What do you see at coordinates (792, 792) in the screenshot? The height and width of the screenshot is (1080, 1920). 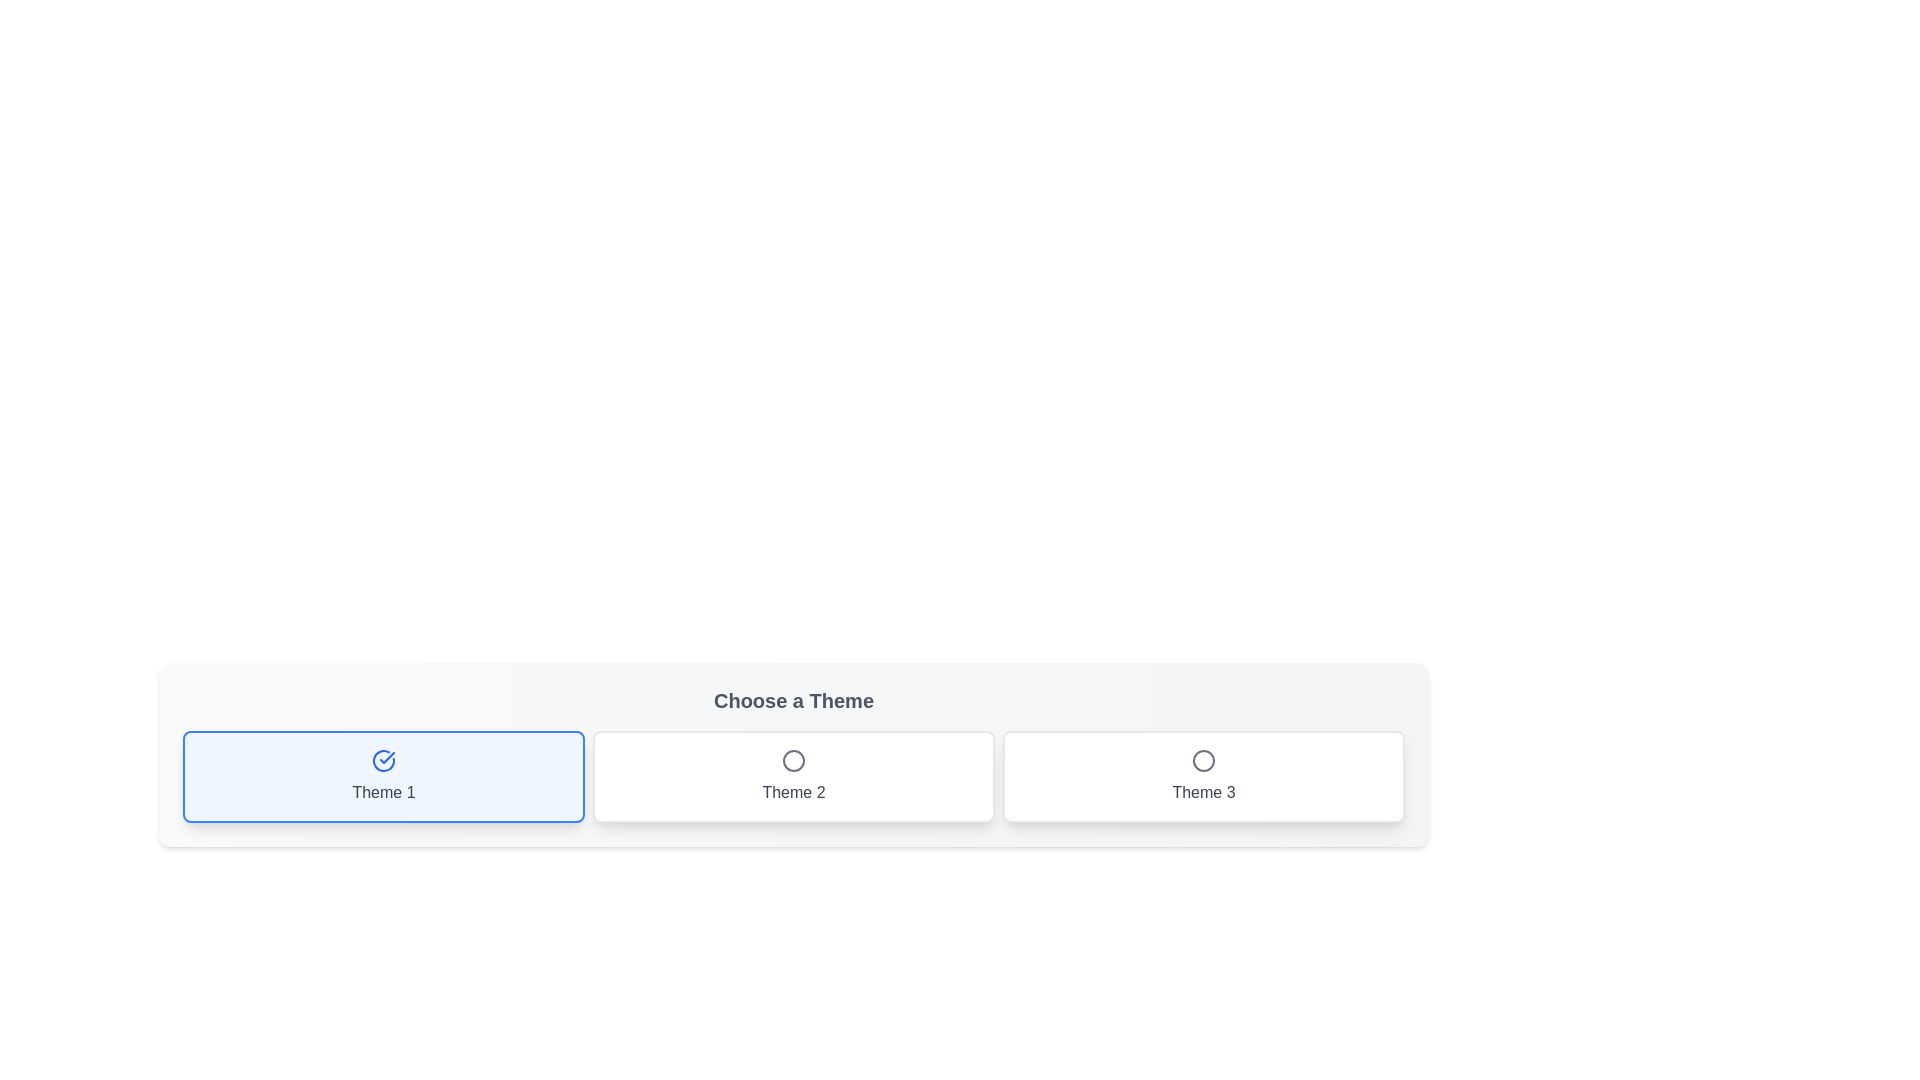 I see `the text label displaying 'Theme 2', which is styled with medium font weight and gray color, located centrally under the interactive button with the same label` at bounding box center [792, 792].